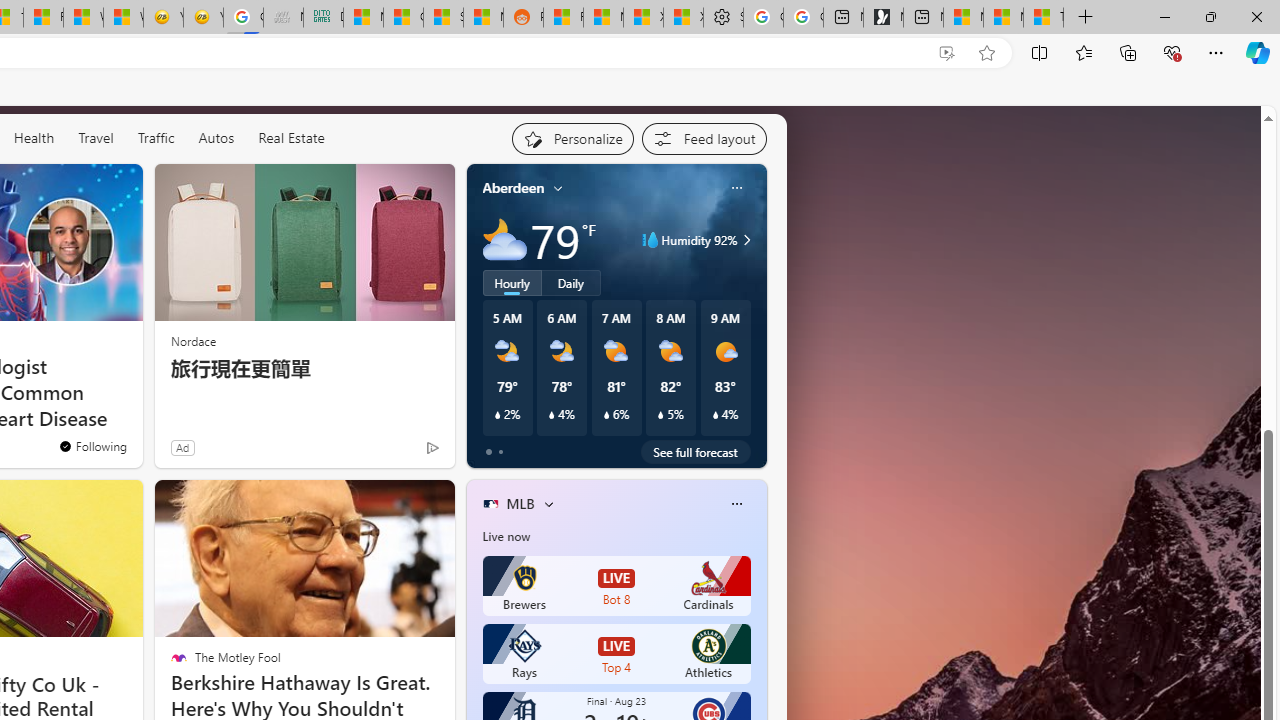 This screenshot has height=720, width=1280. What do you see at coordinates (34, 136) in the screenshot?
I see `'Health'` at bounding box center [34, 136].